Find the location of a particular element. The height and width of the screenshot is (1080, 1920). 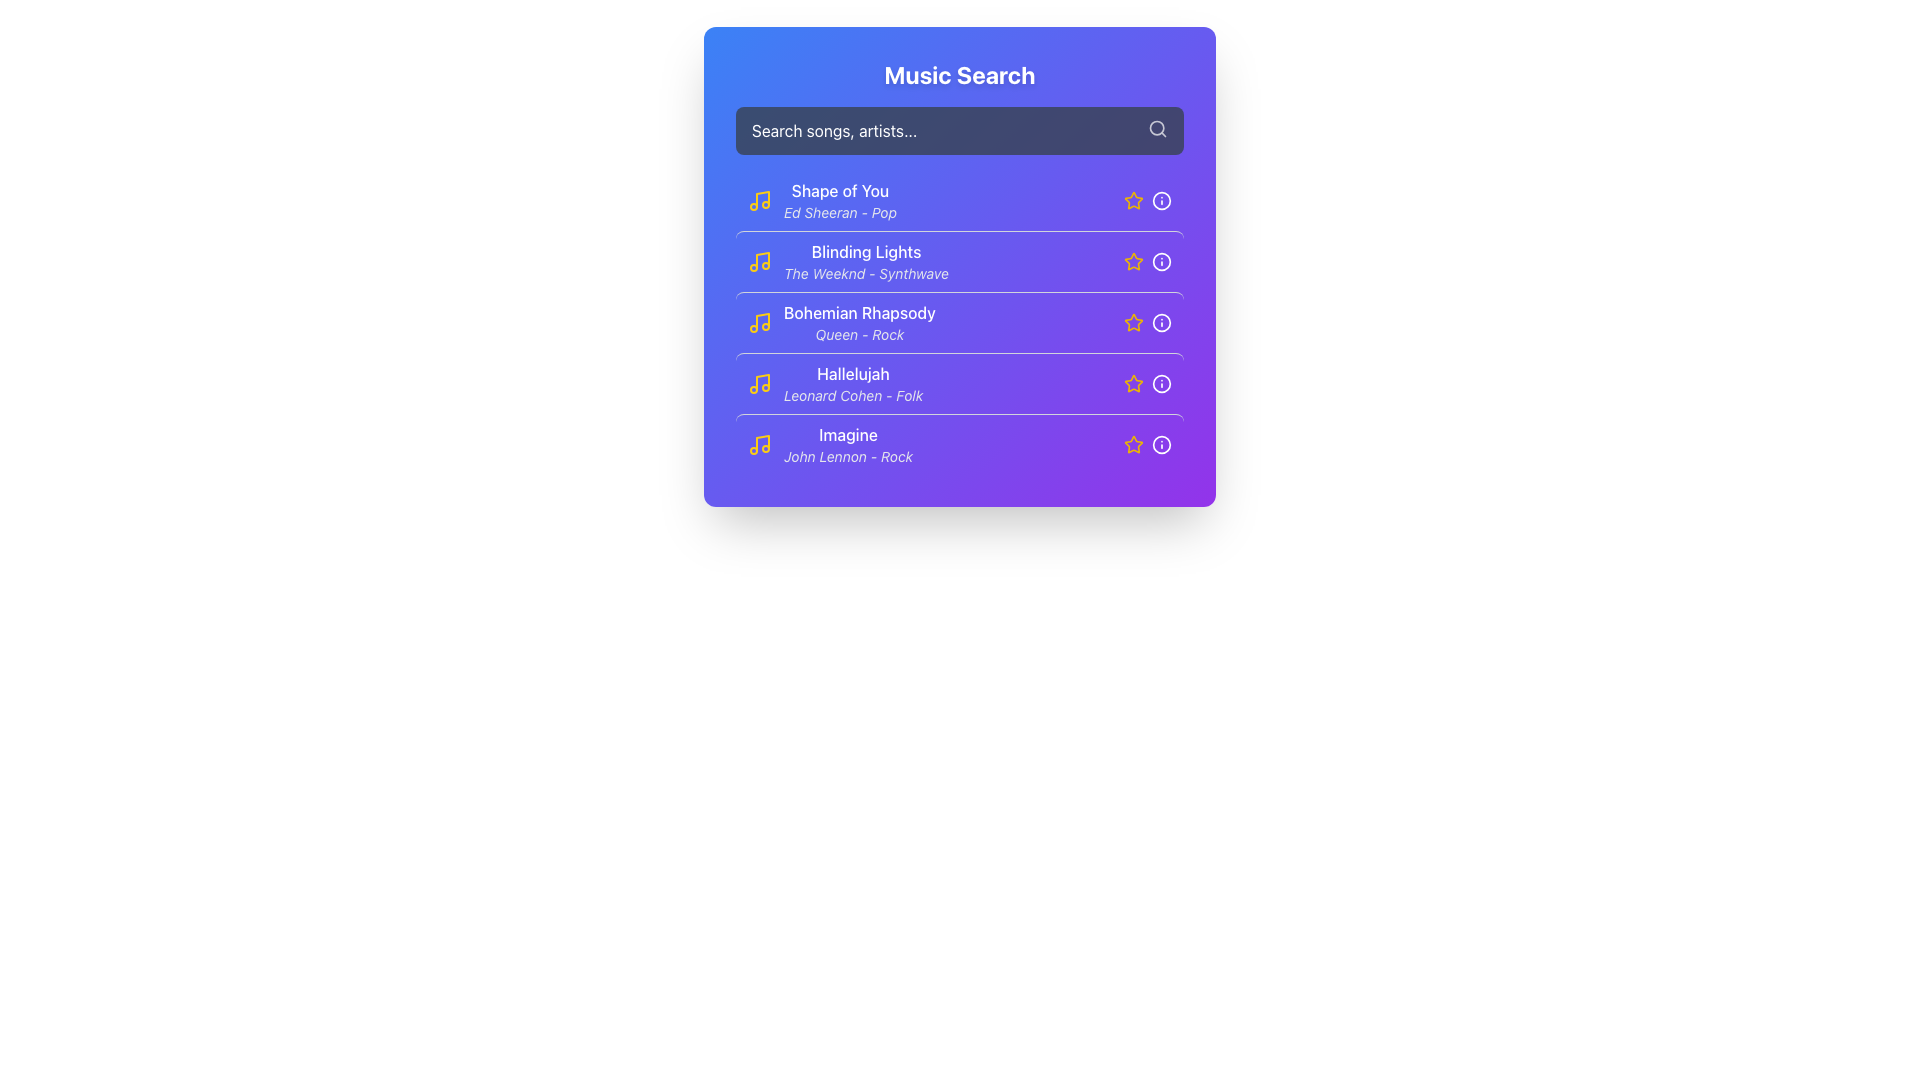

the fifth list item is located at coordinates (830, 443).